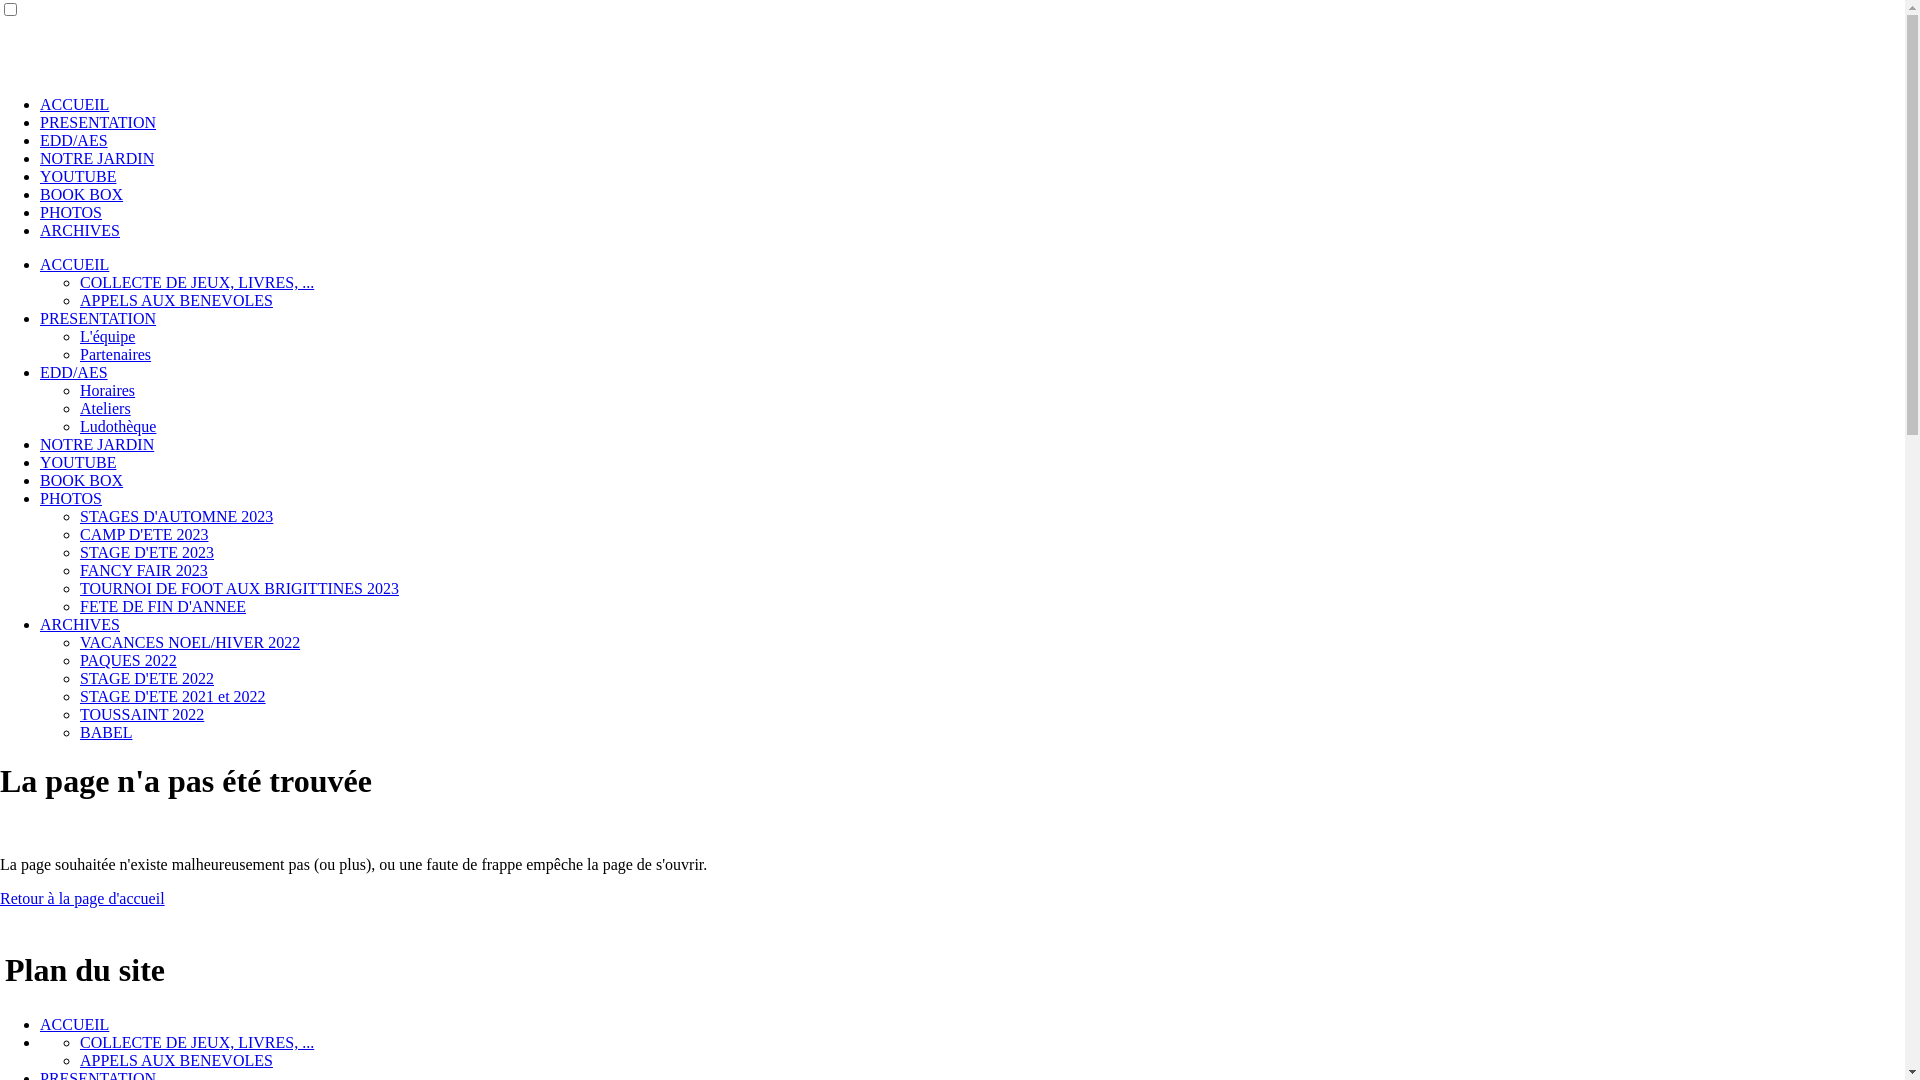 This screenshot has width=1920, height=1080. I want to click on 'NOTRE JARDIN', so click(95, 157).